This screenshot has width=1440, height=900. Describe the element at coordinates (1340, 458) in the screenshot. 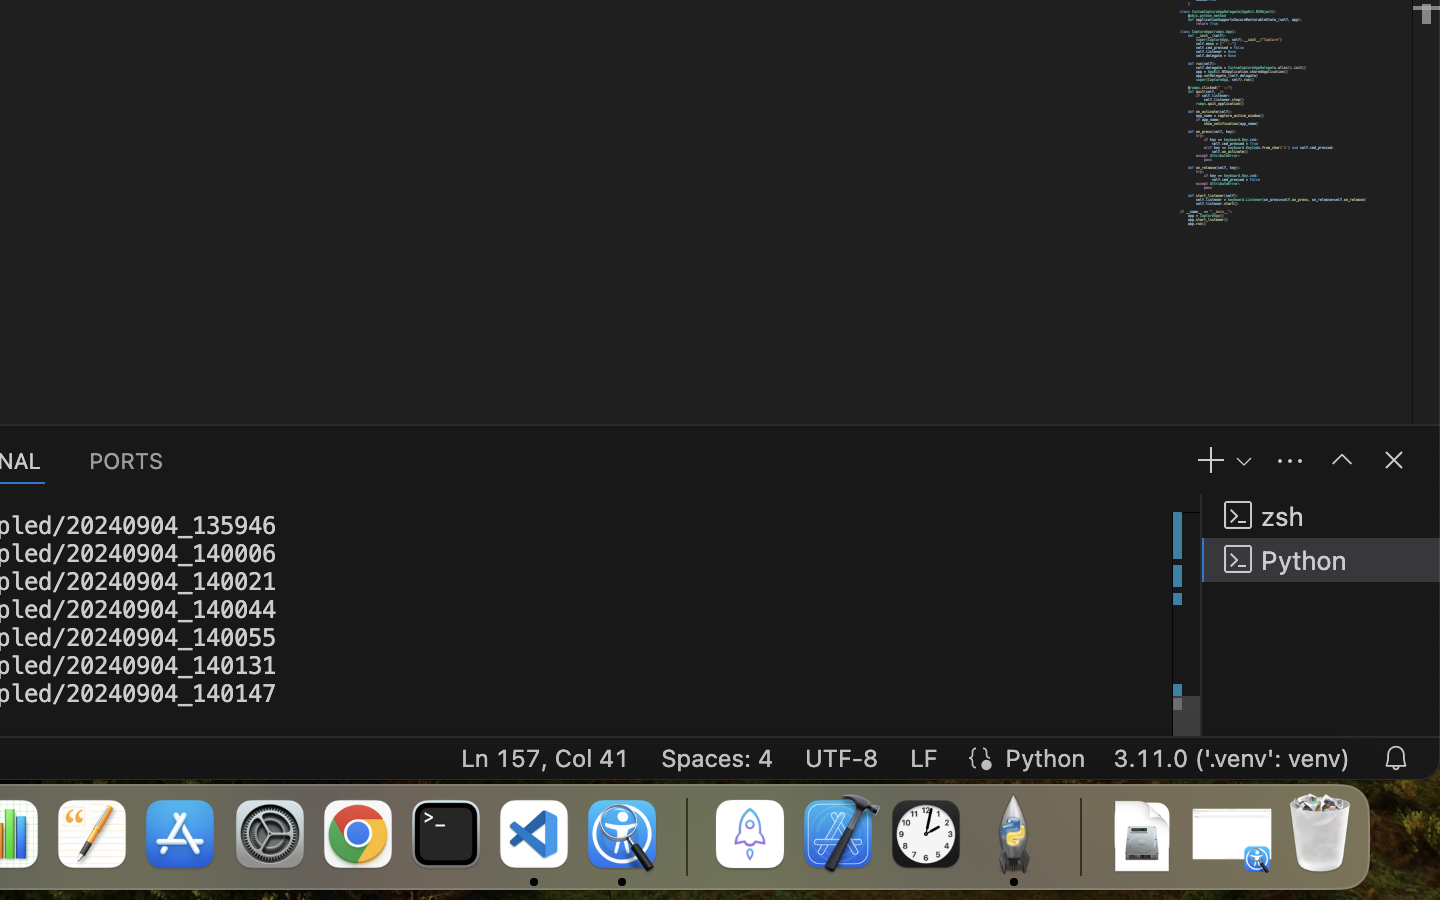

I see `''` at that location.